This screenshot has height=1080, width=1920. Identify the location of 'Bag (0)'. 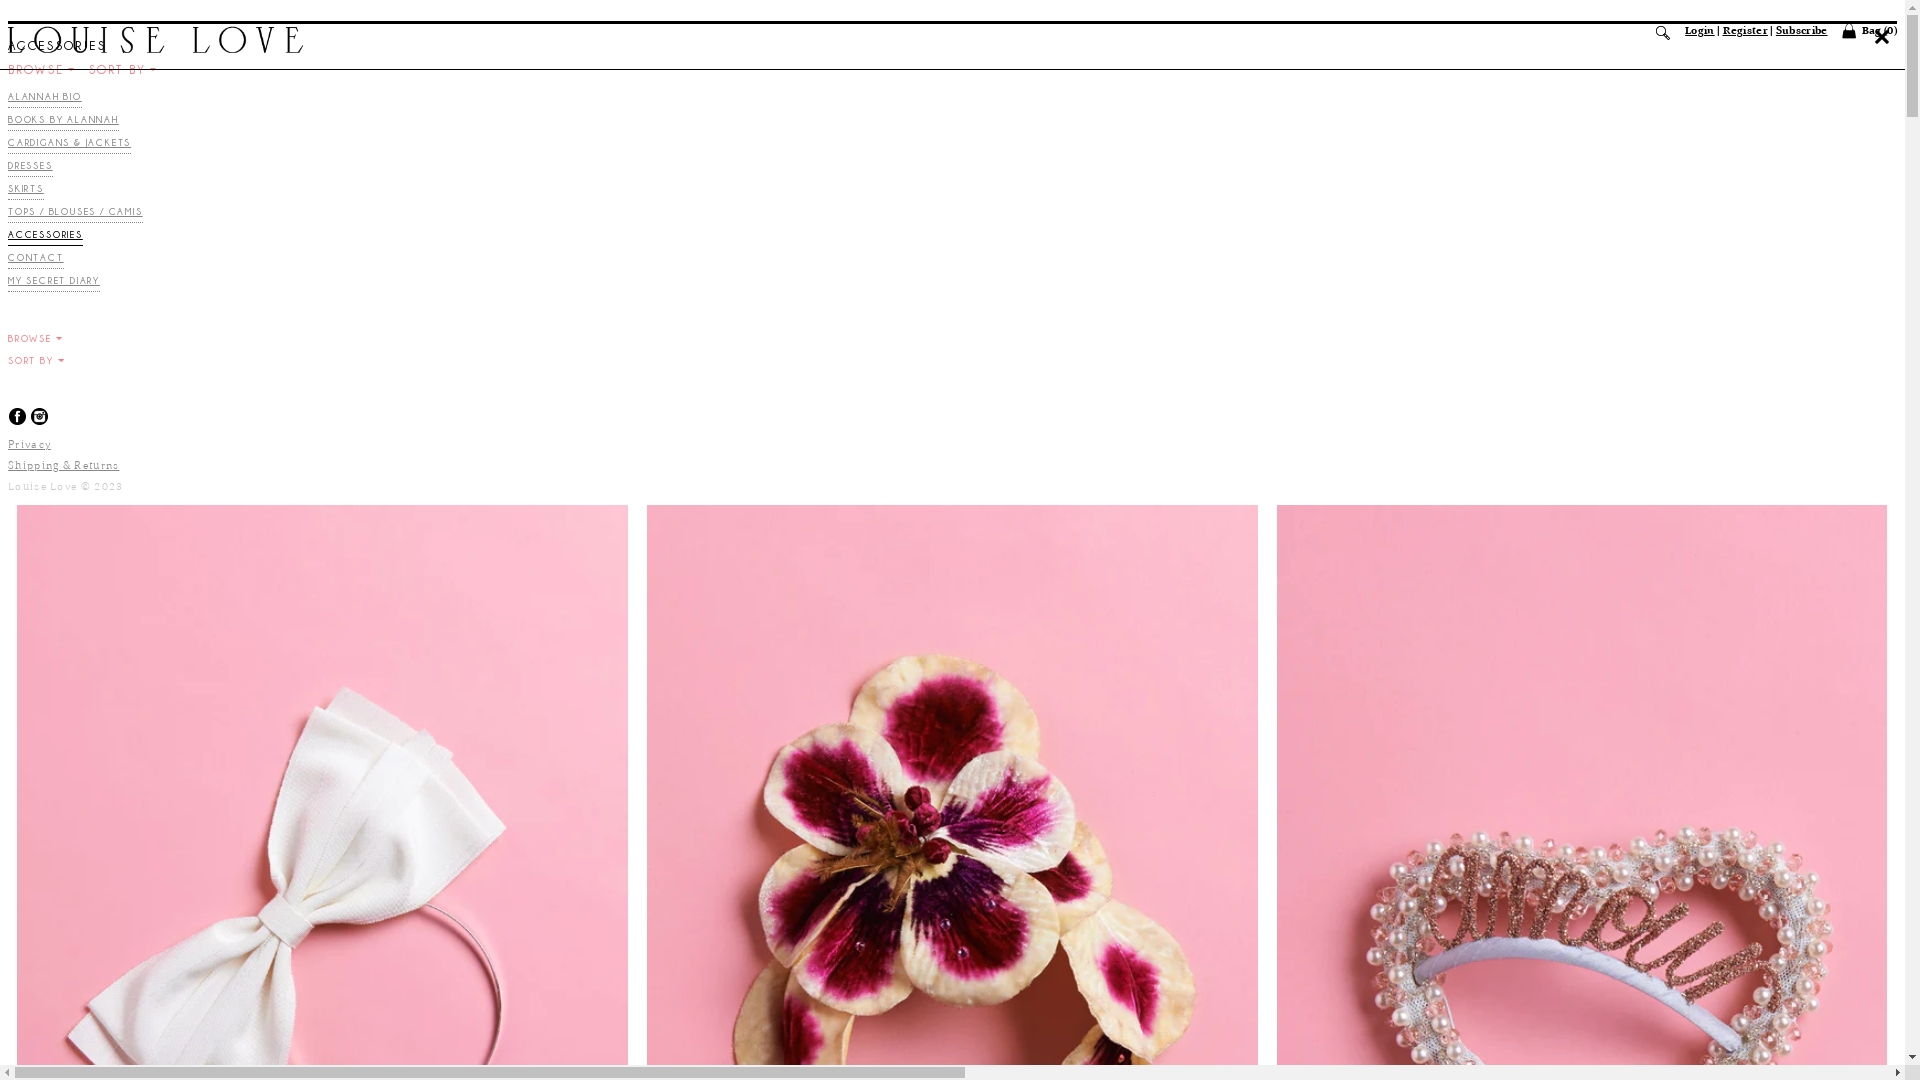
(1867, 30).